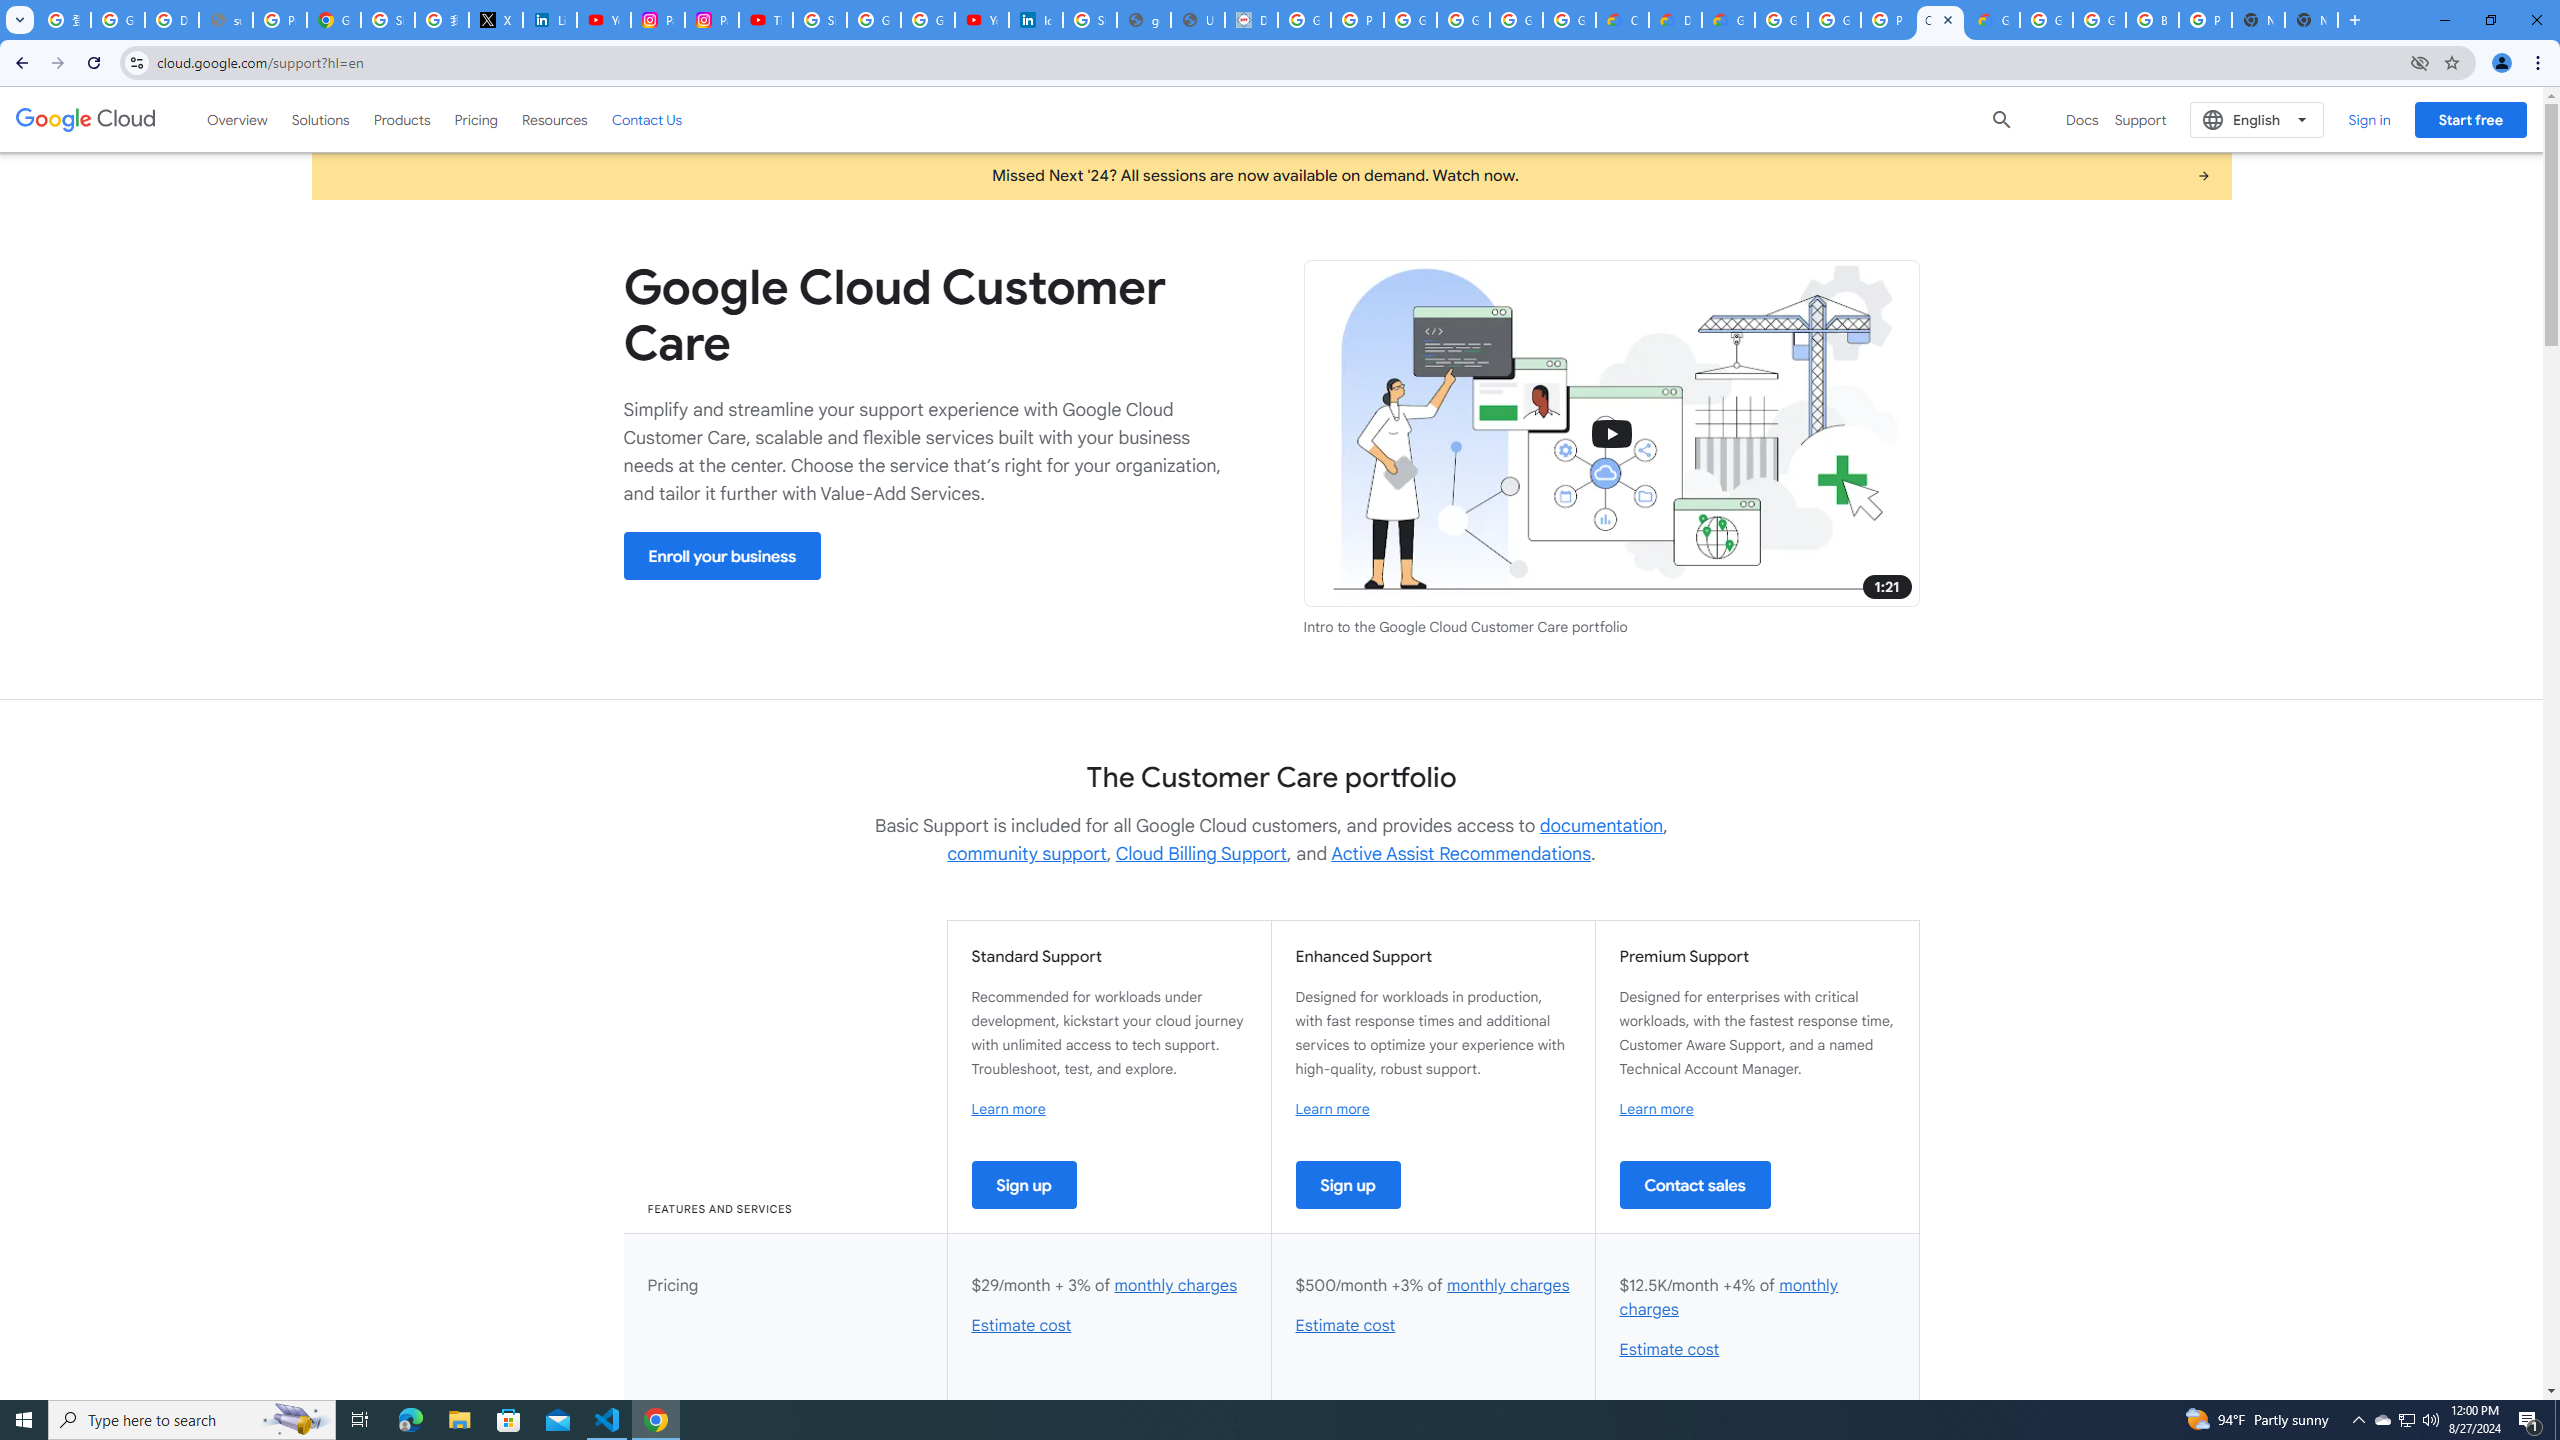 The height and width of the screenshot is (1440, 2560). What do you see at coordinates (319, 118) in the screenshot?
I see `'Solutions'` at bounding box center [319, 118].